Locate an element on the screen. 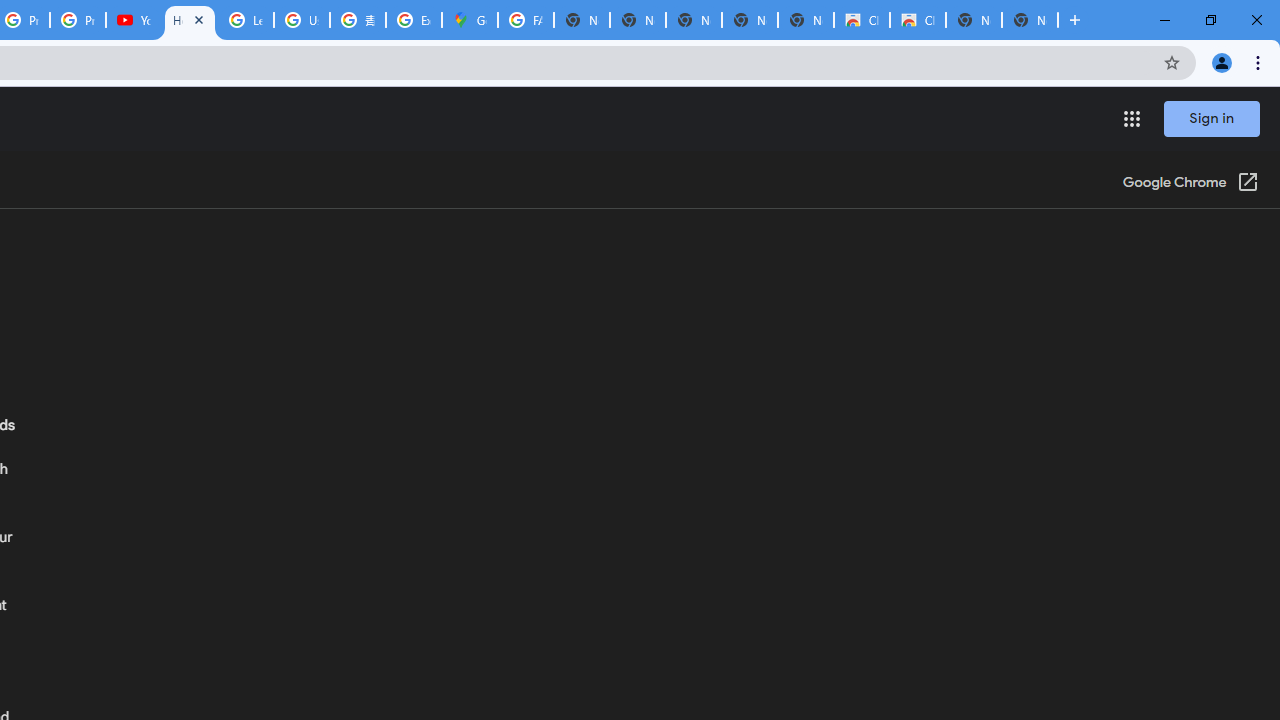 The height and width of the screenshot is (720, 1280). 'Classic Blue - Chrome Web Store' is located at coordinates (916, 20).